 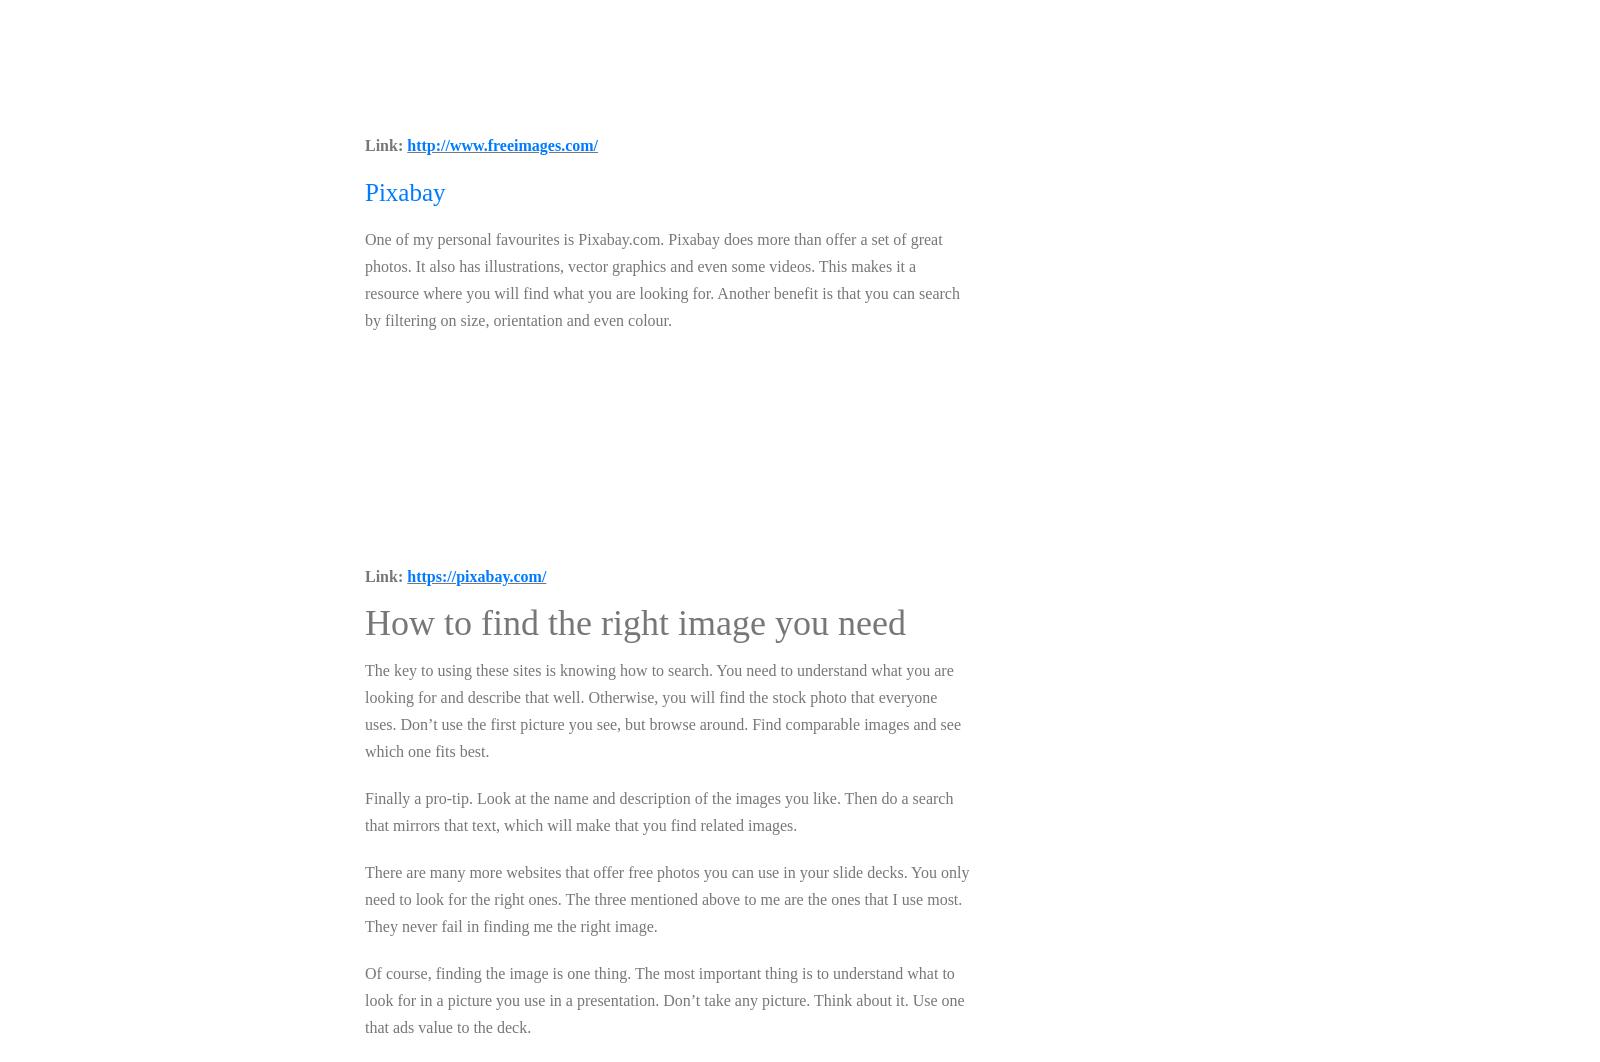 What do you see at coordinates (403, 192) in the screenshot?
I see `'Pixabay'` at bounding box center [403, 192].